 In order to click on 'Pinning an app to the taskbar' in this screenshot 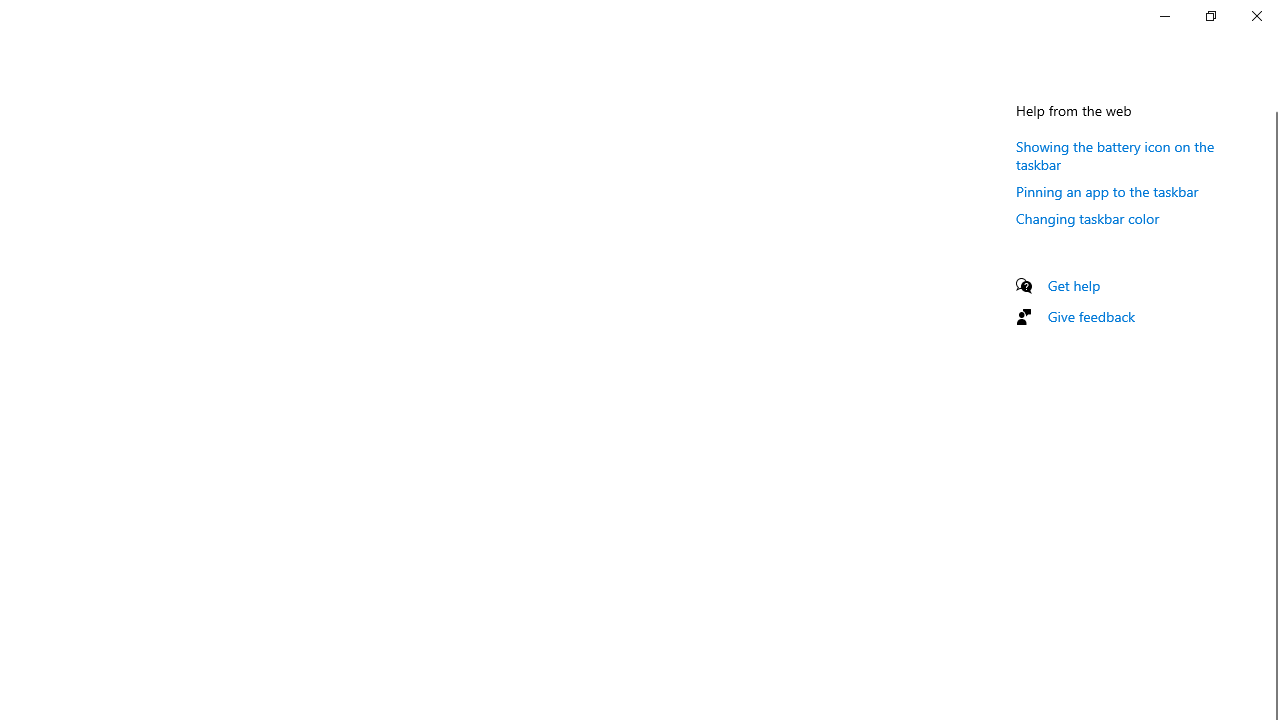, I will do `click(1106, 191)`.